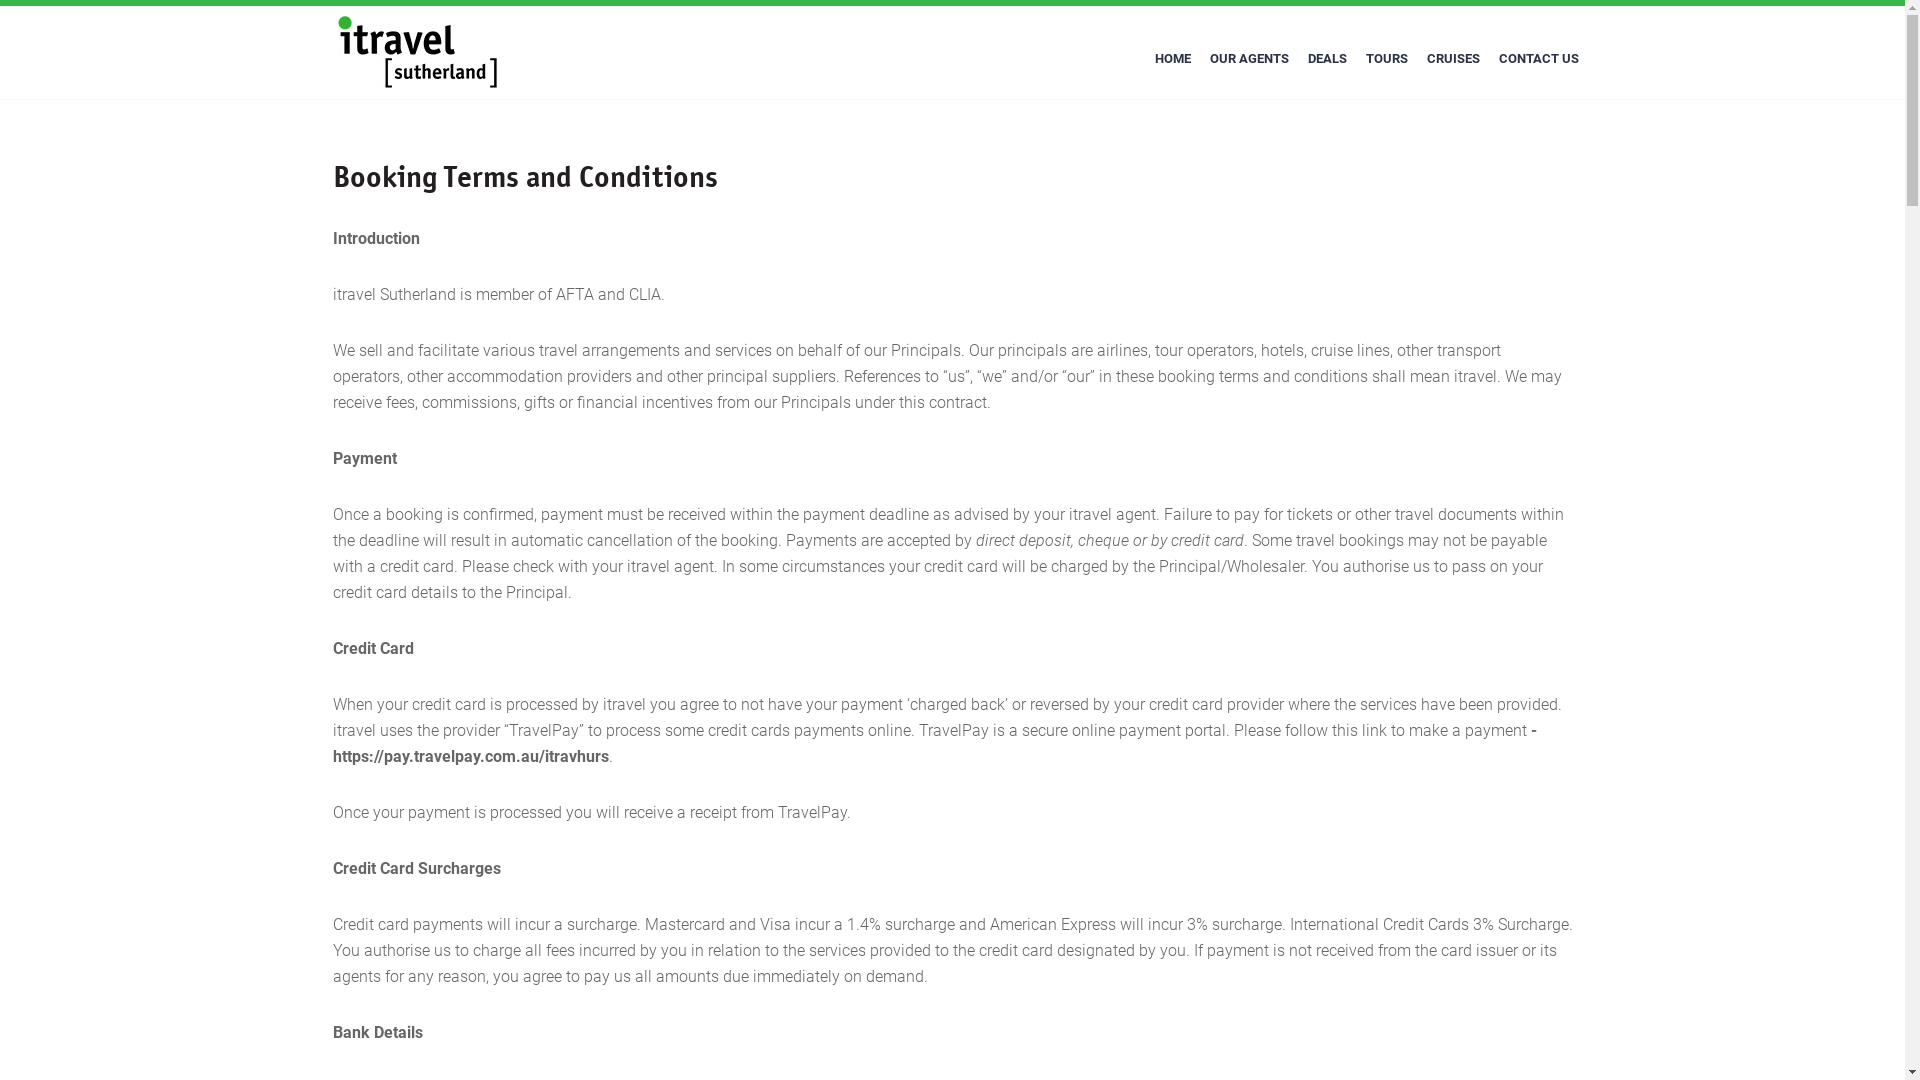 The image size is (1920, 1080). Describe the element at coordinates (1385, 57) in the screenshot. I see `'TOURS'` at that location.